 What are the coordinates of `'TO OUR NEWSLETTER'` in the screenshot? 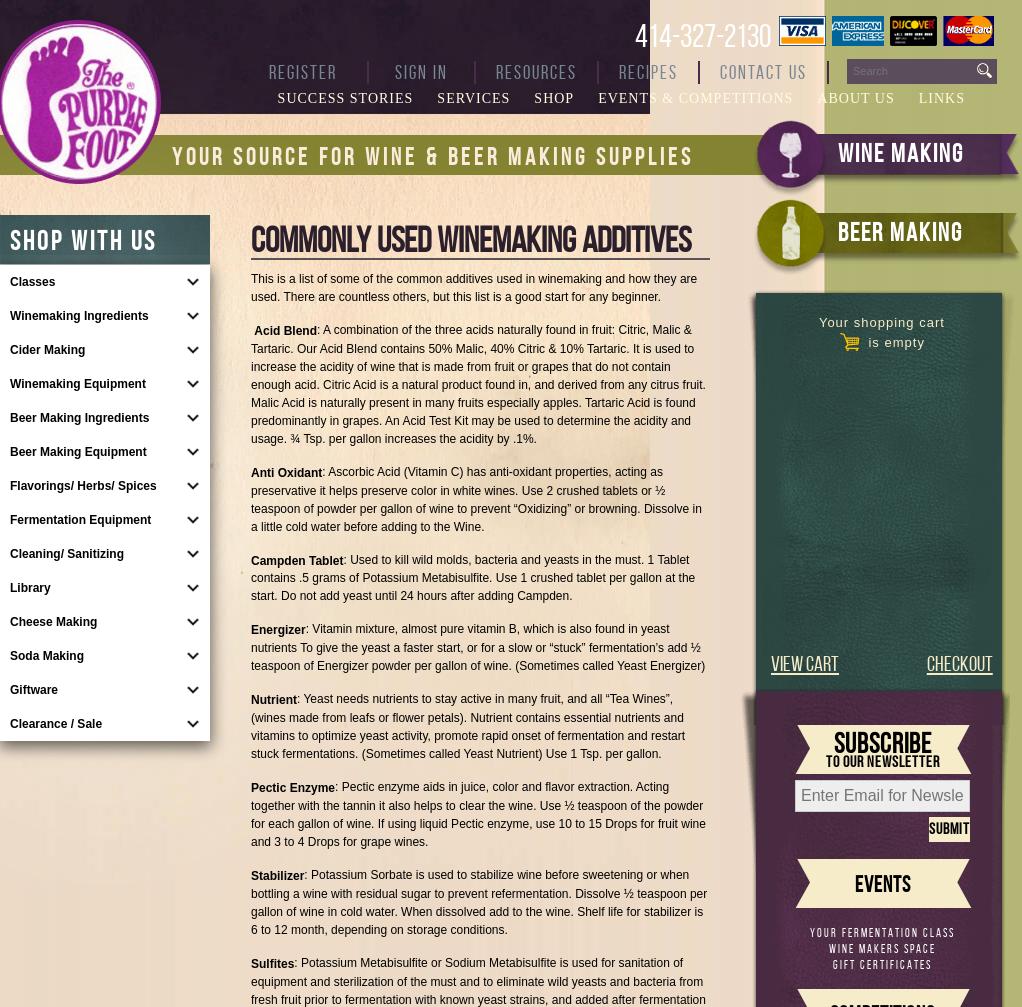 It's located at (880, 760).